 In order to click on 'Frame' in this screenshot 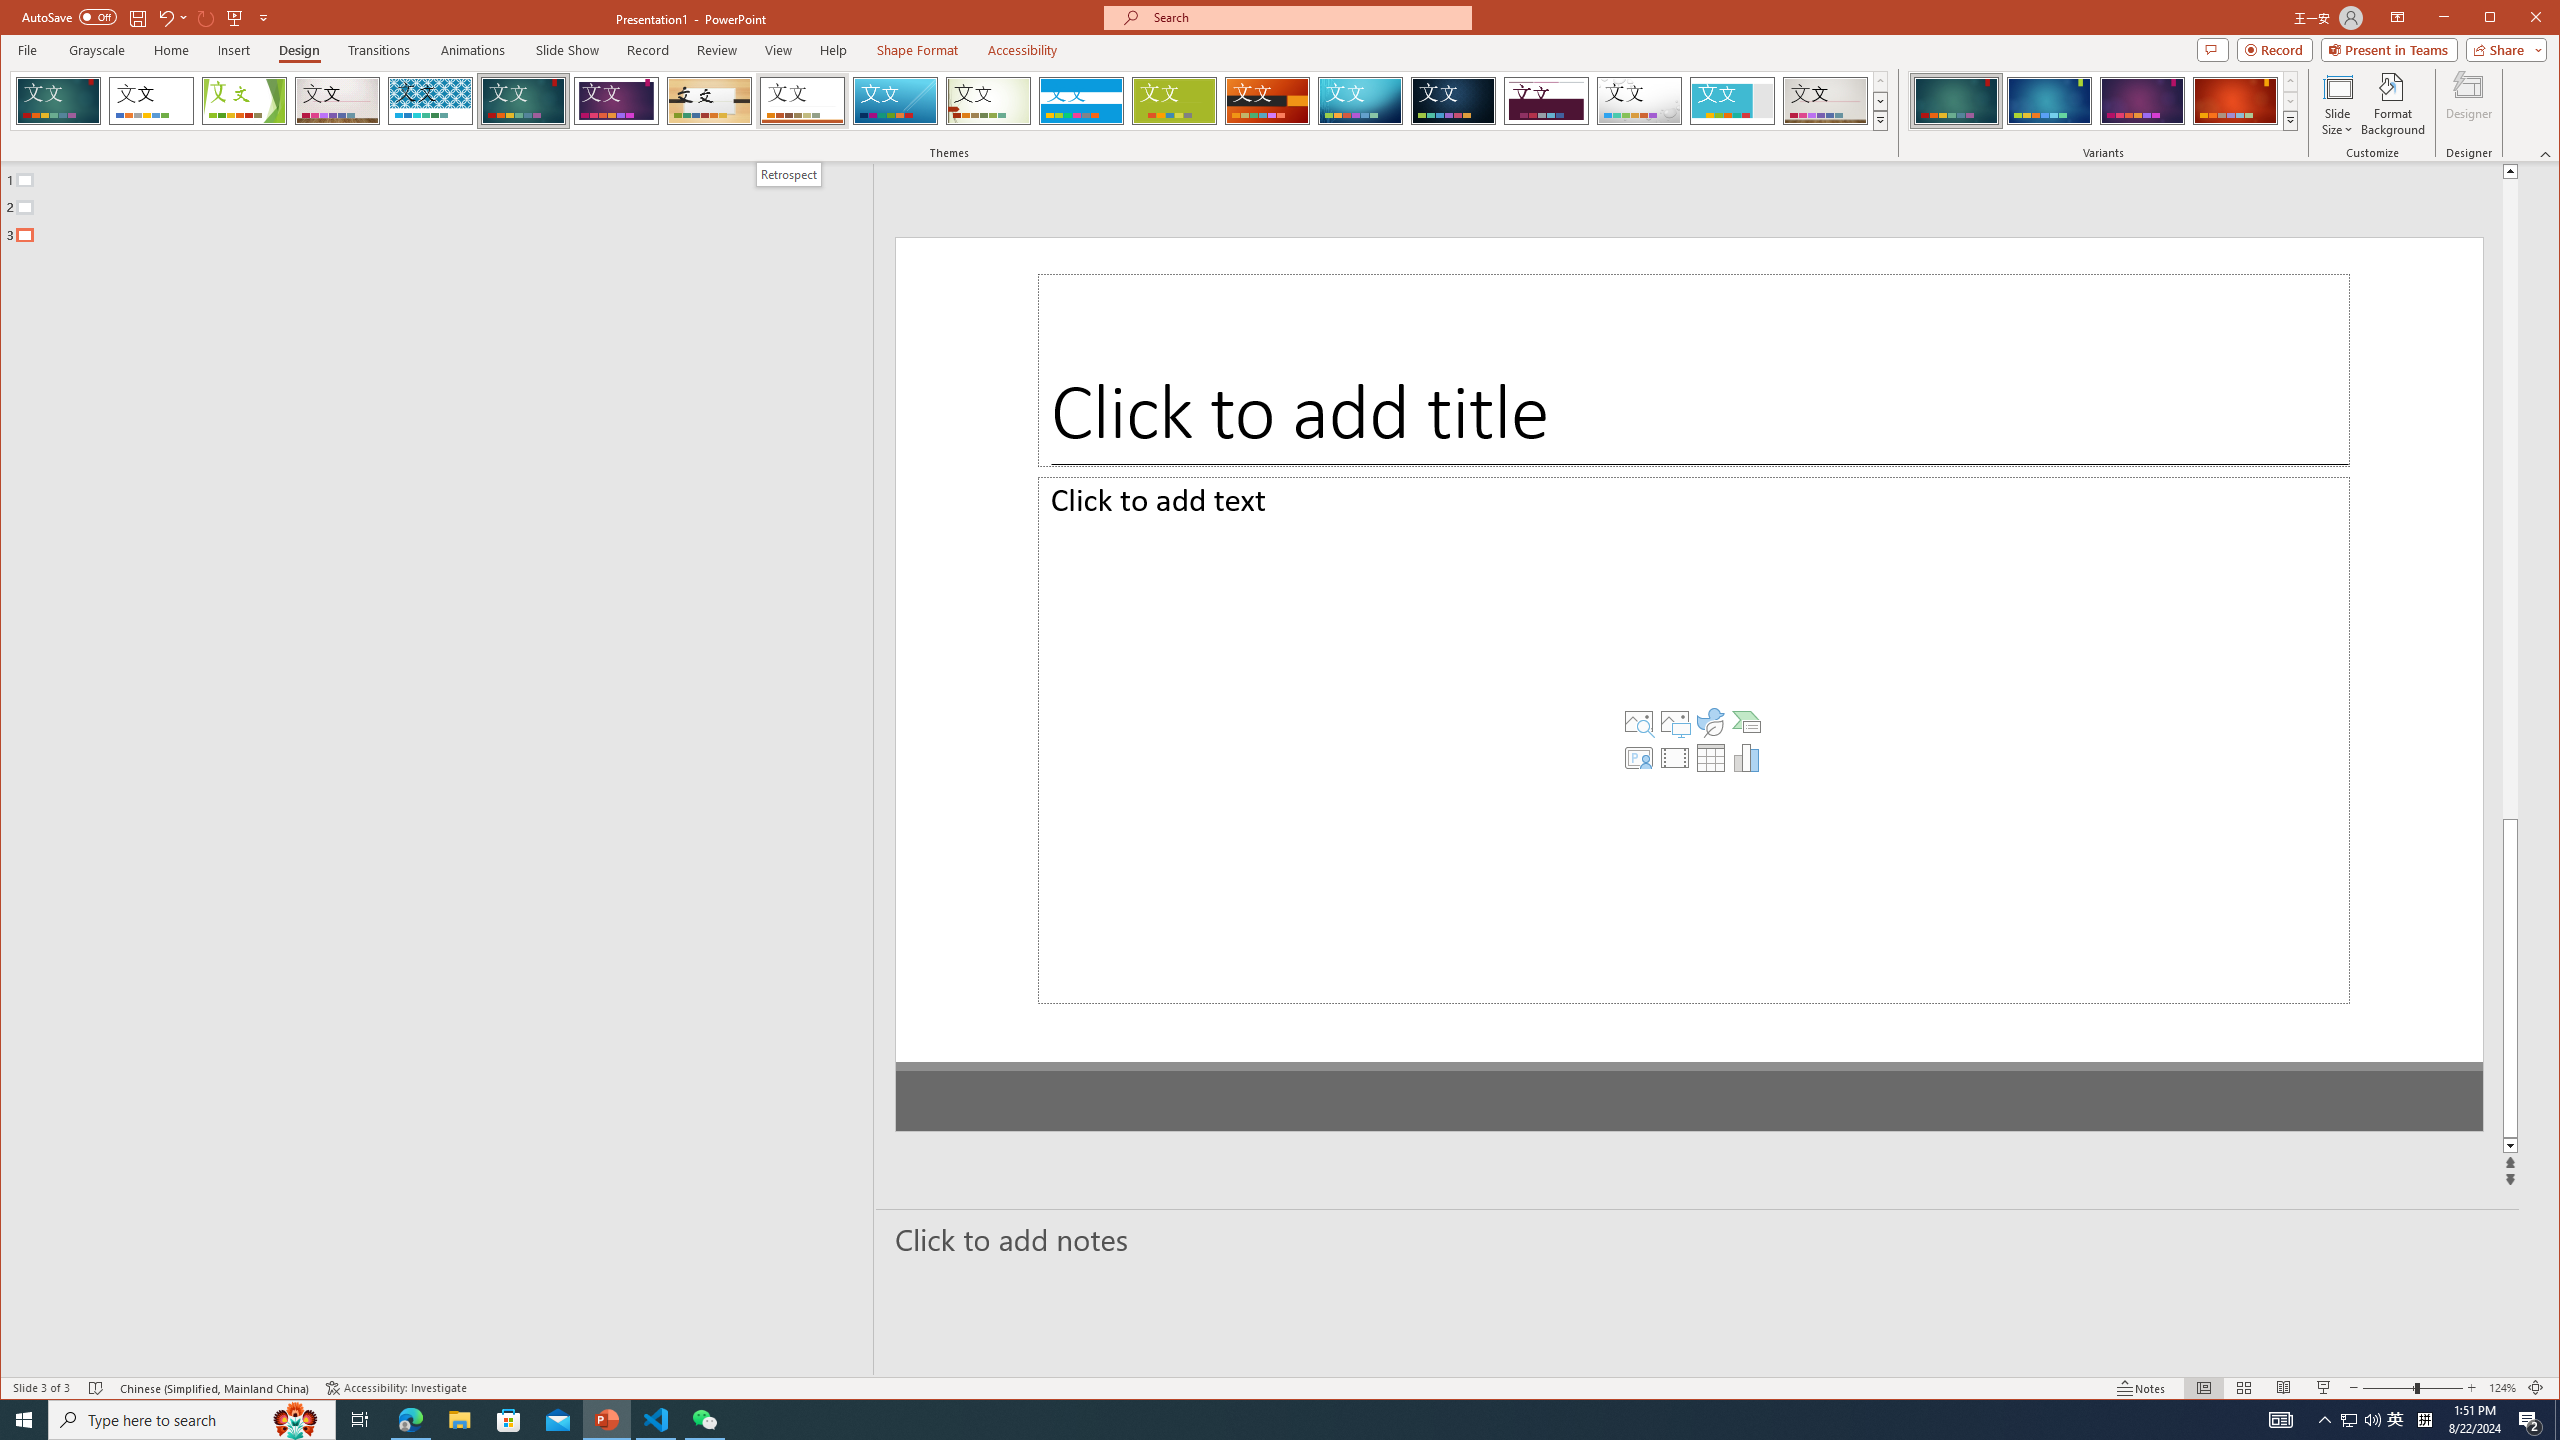, I will do `click(1732, 100)`.